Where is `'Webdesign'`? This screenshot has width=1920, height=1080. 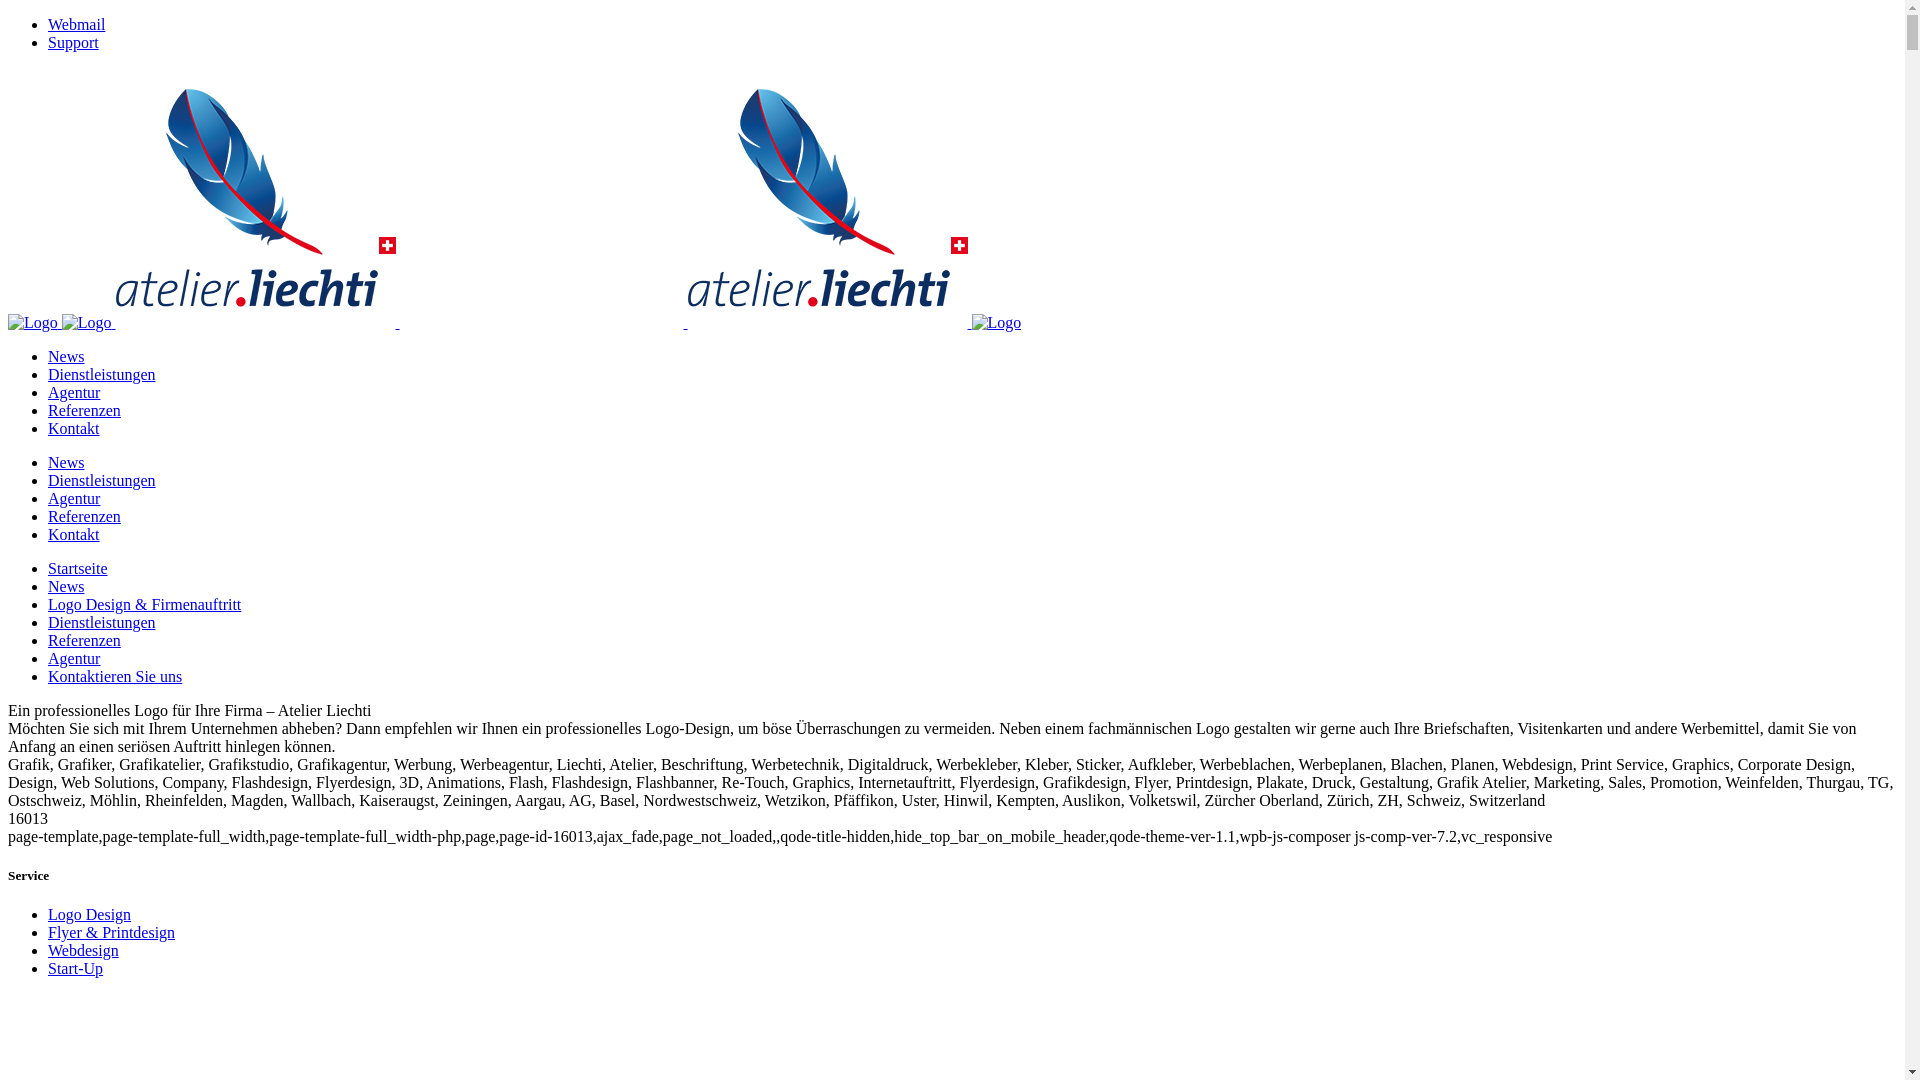
'Webdesign' is located at coordinates (82, 949).